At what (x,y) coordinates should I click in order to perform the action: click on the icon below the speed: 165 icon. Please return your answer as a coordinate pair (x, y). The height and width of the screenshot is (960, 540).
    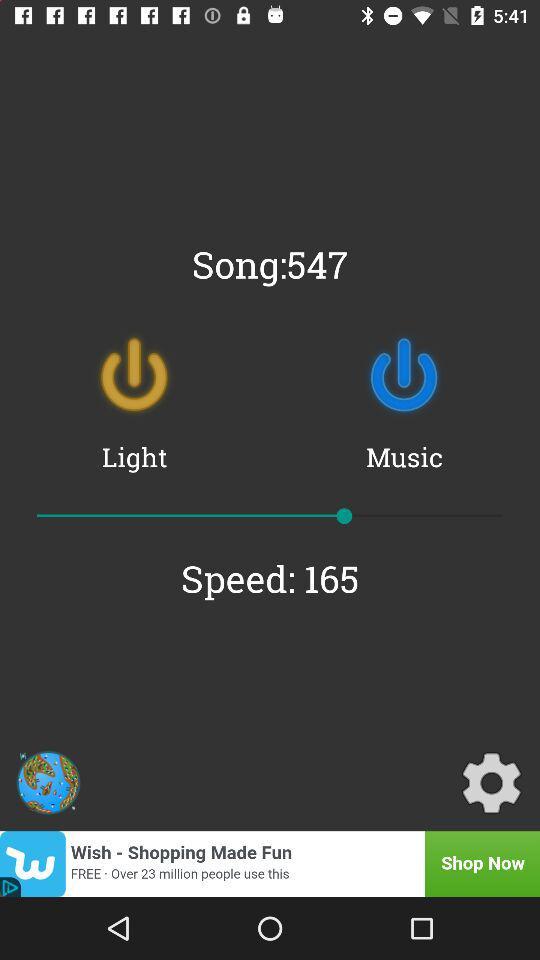
    Looking at the image, I should click on (490, 782).